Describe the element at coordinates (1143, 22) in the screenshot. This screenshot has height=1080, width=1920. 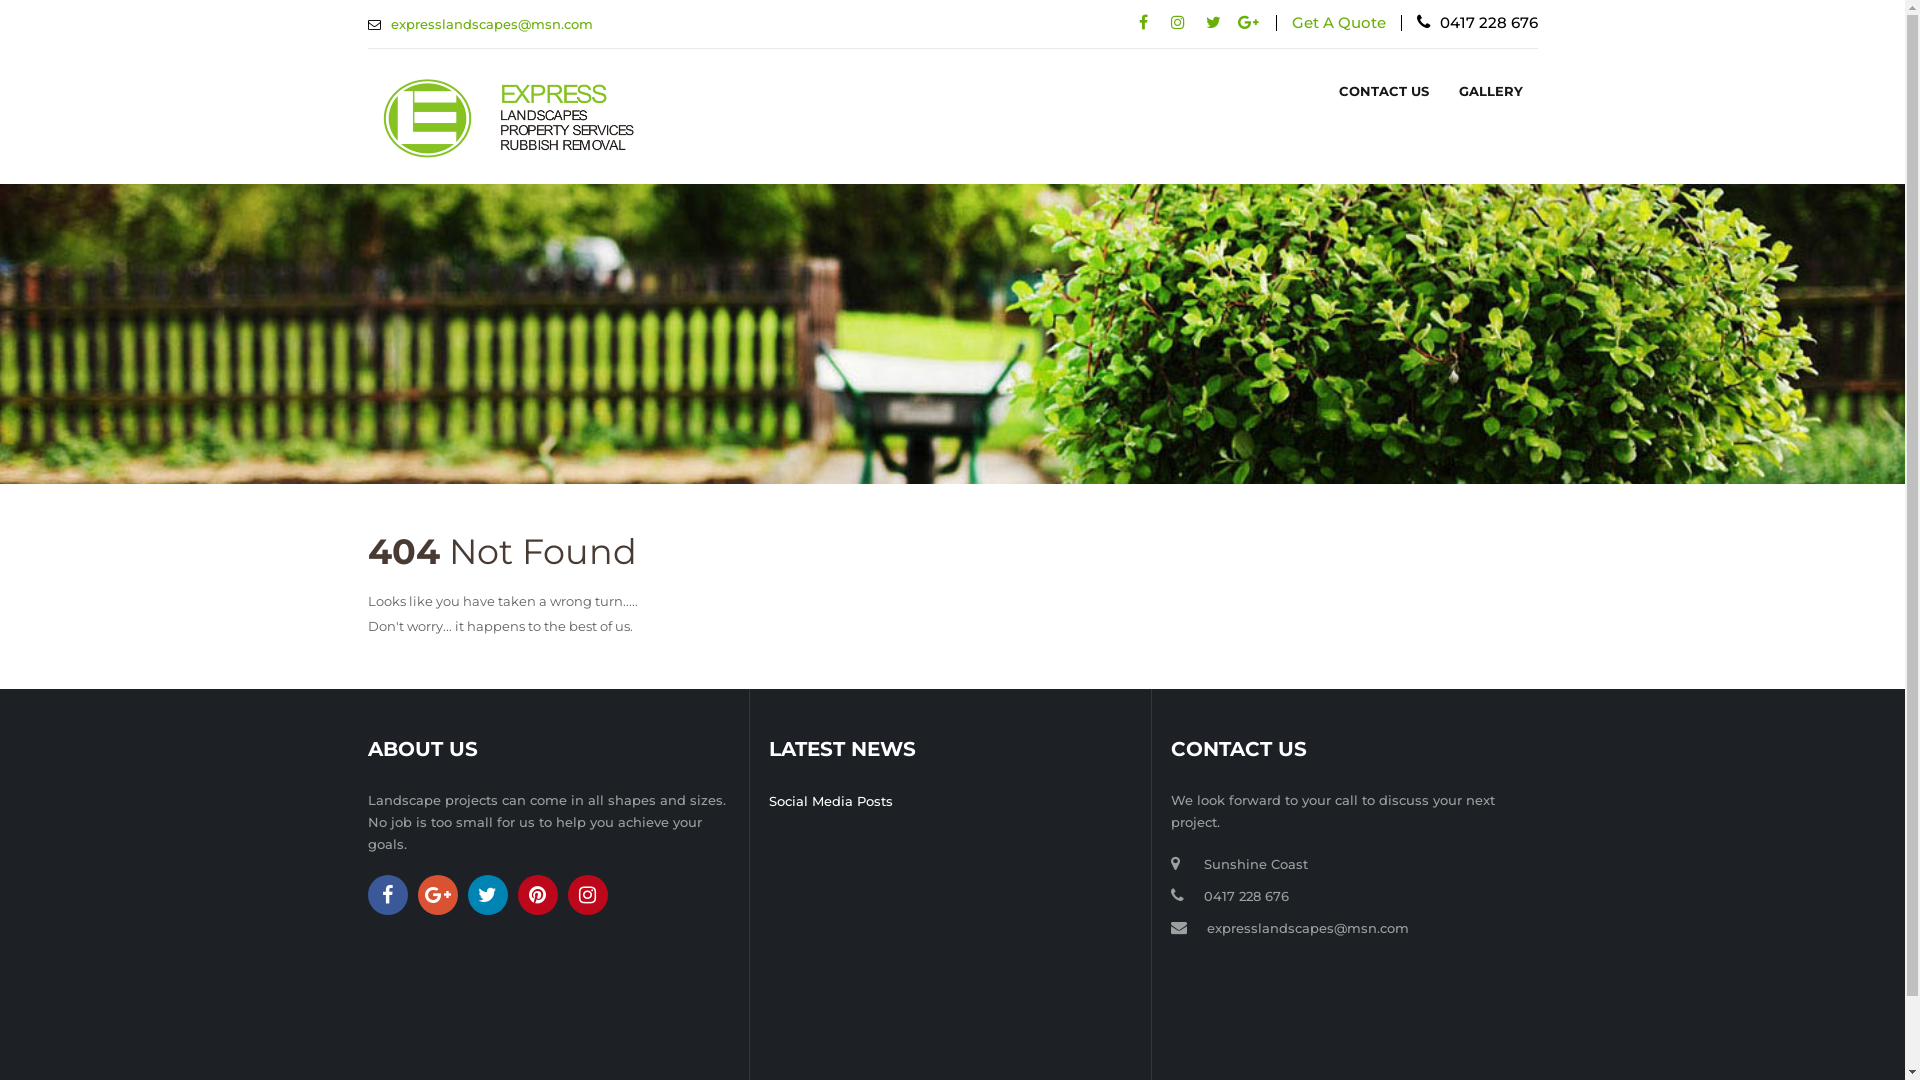
I see `'facebook'` at that location.